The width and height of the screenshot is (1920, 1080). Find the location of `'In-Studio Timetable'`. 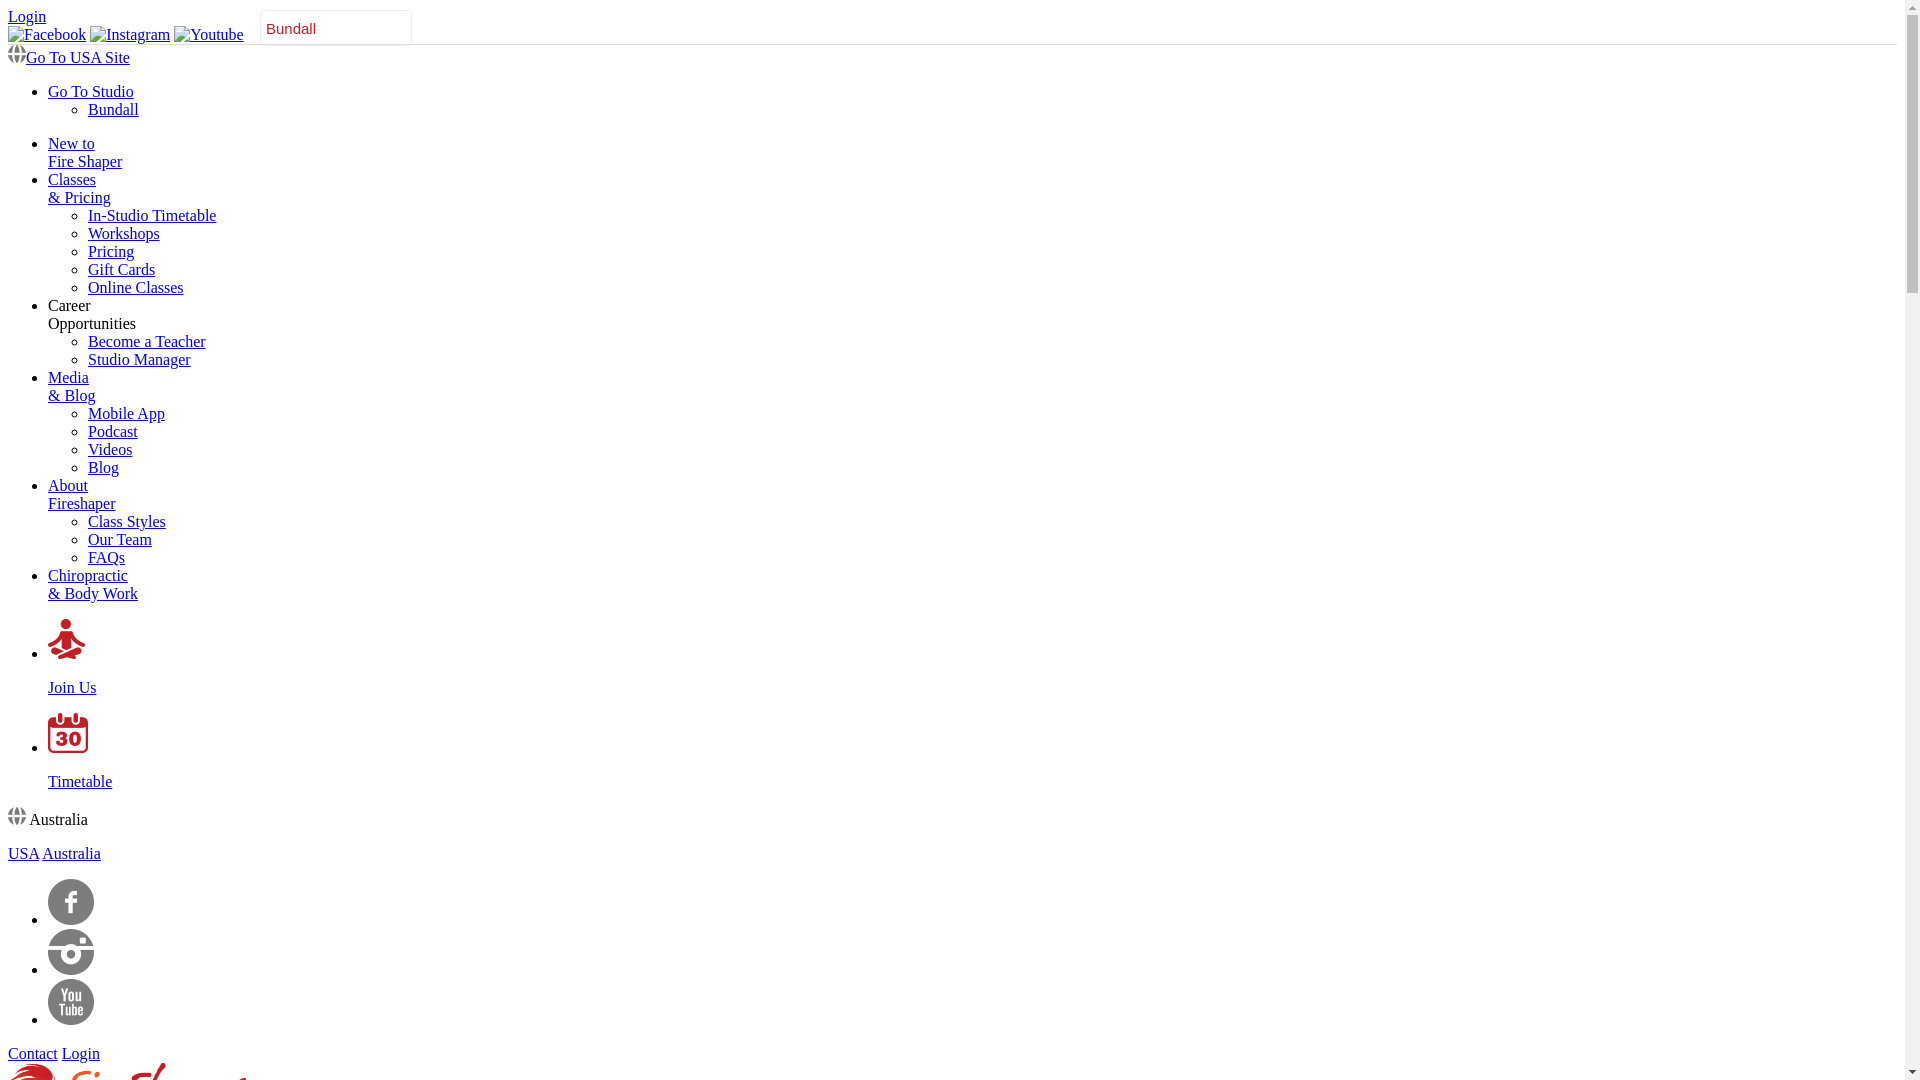

'In-Studio Timetable' is located at coordinates (151, 215).